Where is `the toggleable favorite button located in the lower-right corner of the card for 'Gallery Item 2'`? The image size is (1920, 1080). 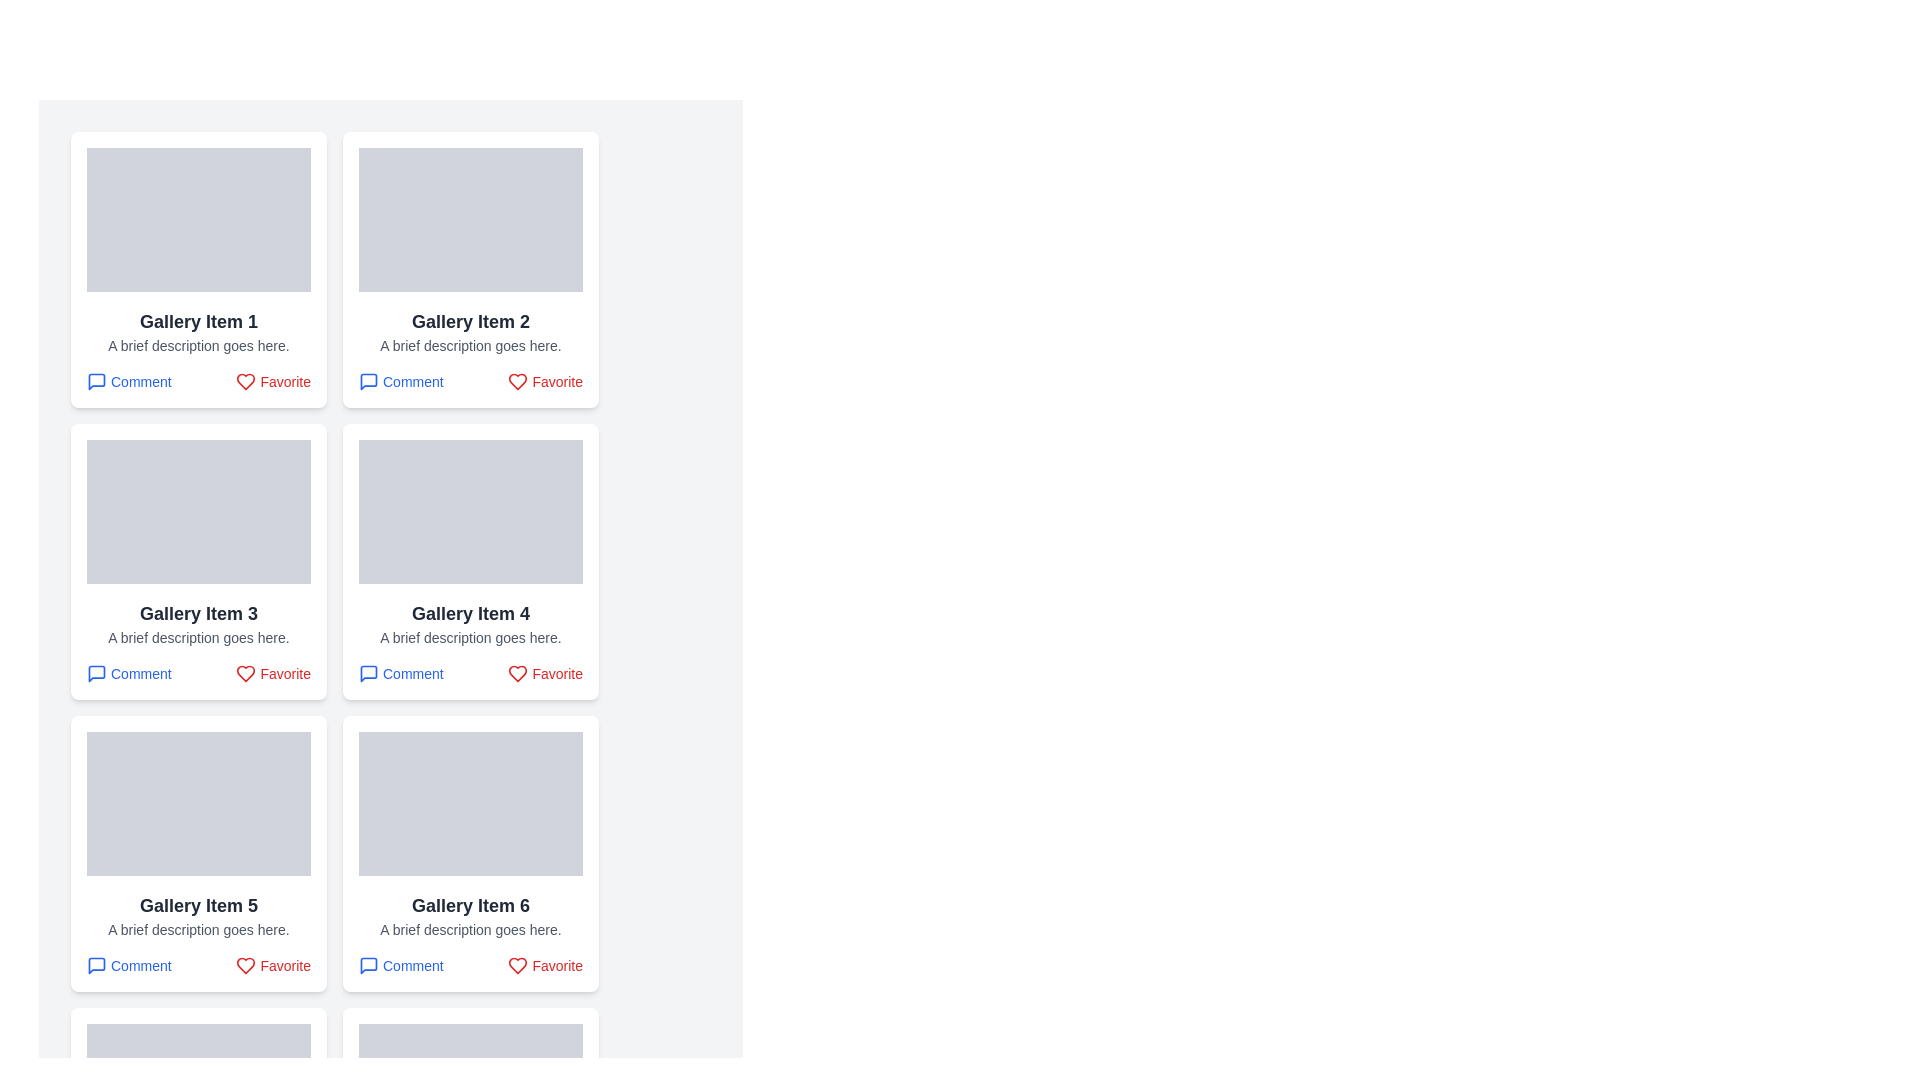
the toggleable favorite button located in the lower-right corner of the card for 'Gallery Item 2' is located at coordinates (545, 381).